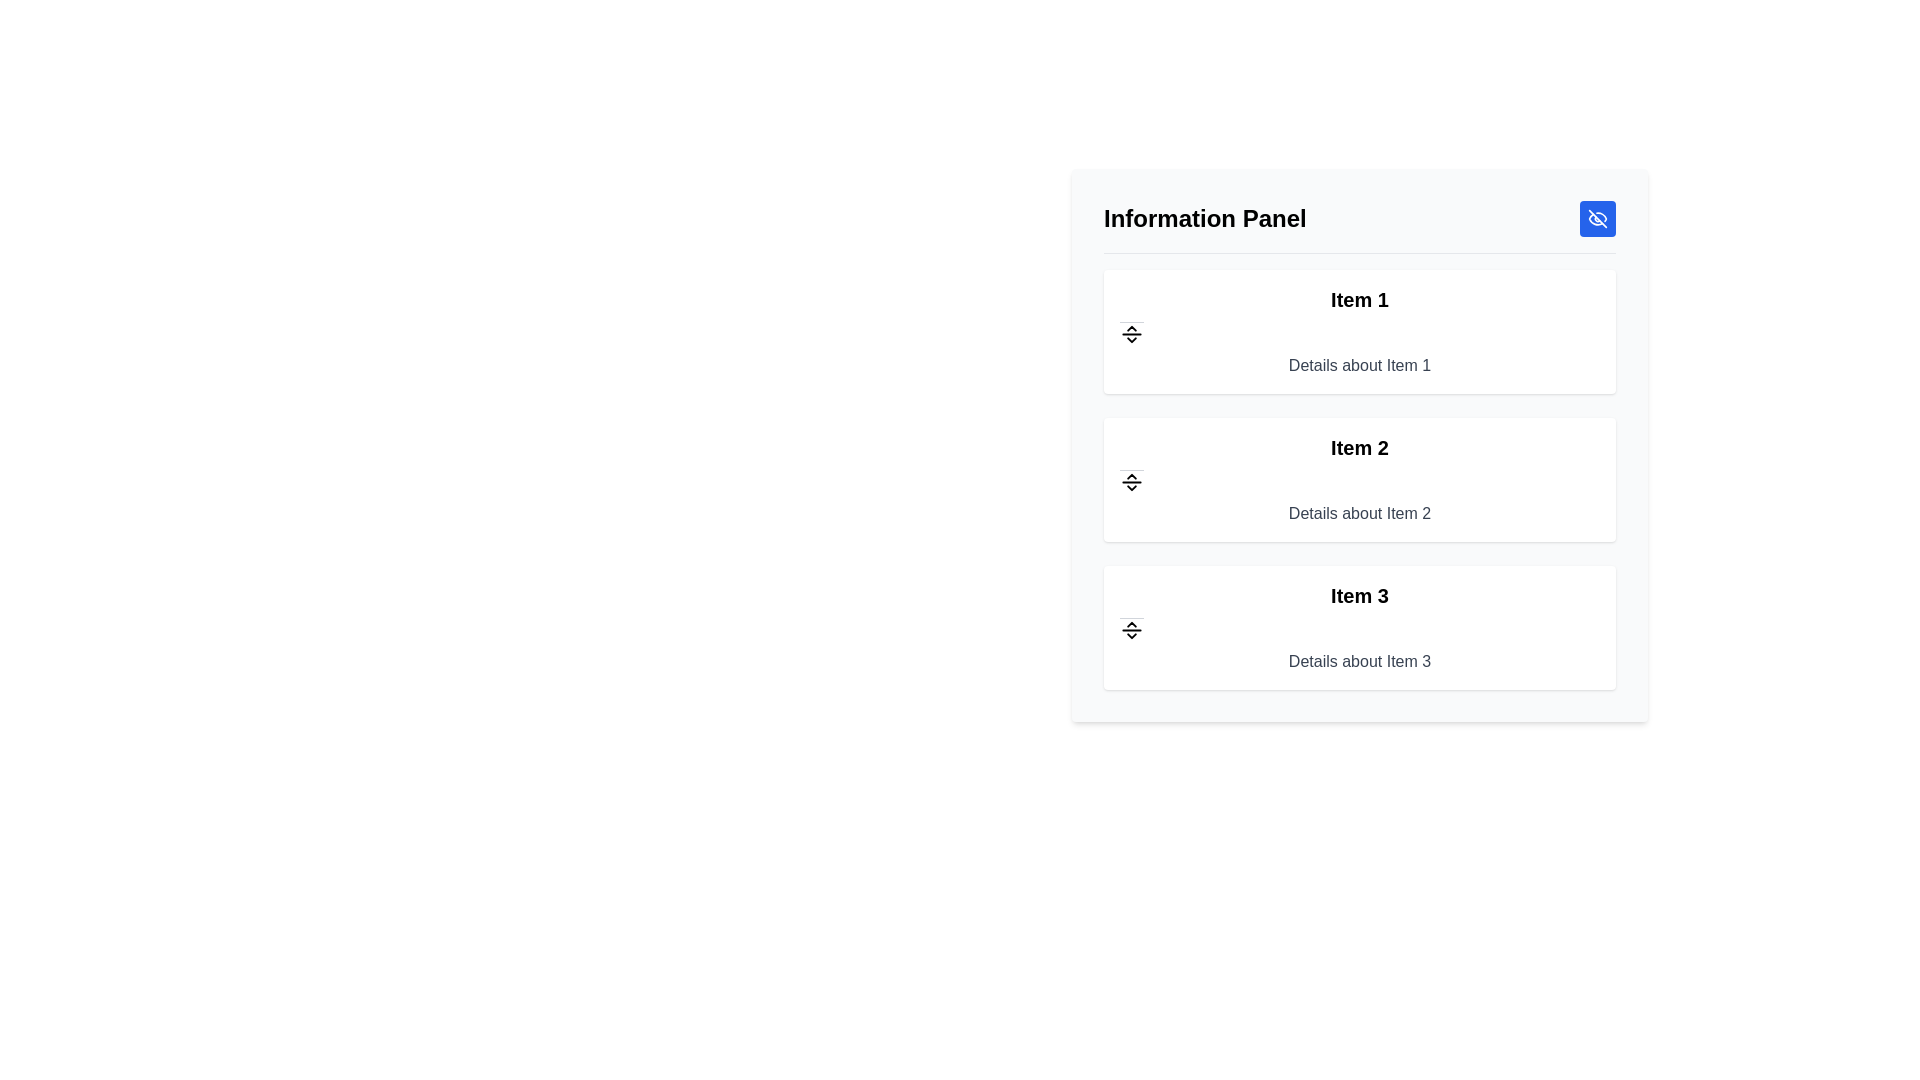 The width and height of the screenshot is (1920, 1080). I want to click on the toggle button located in the top-right corner of the 'Information Panel' section, so click(1597, 219).